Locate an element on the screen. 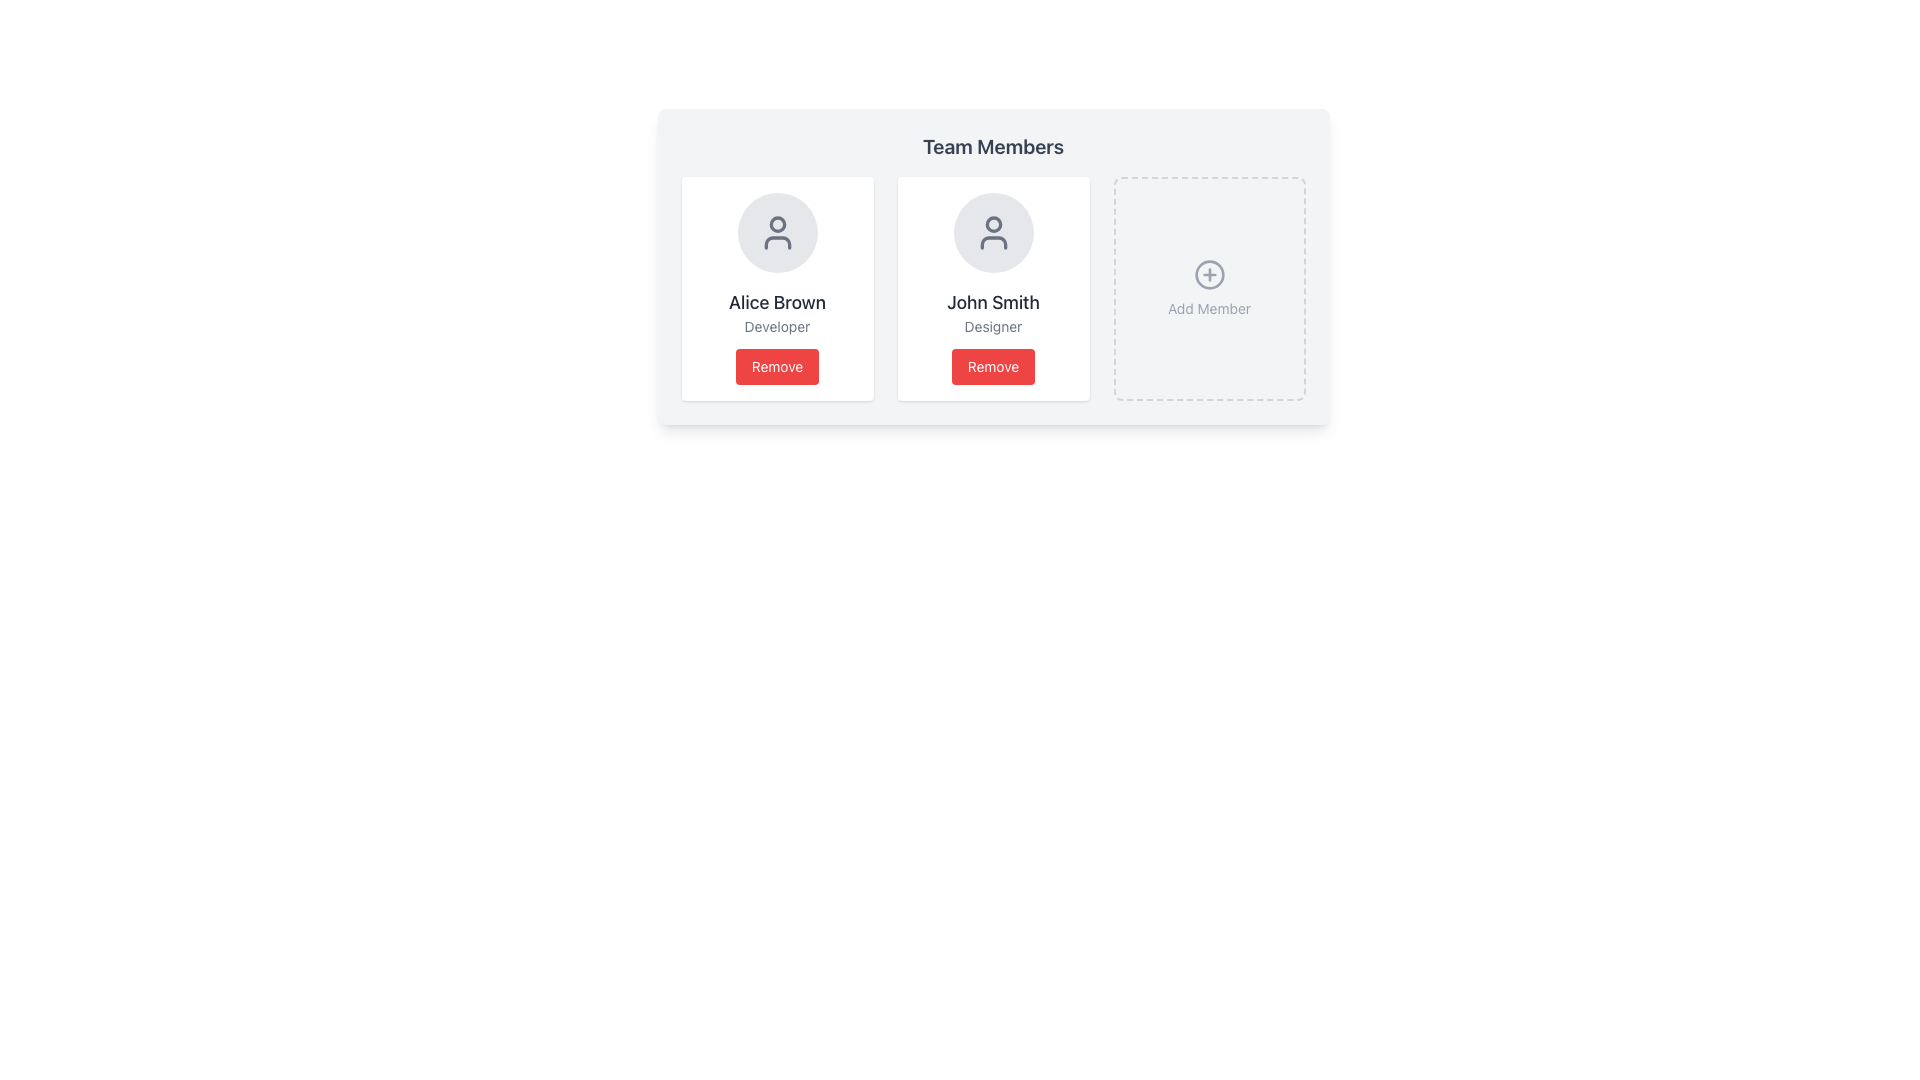  the 'Add Member' button icon located in the far-right section of the 'Team Members' panel to trigger a tooltip or visual feedback is located at coordinates (1208, 274).